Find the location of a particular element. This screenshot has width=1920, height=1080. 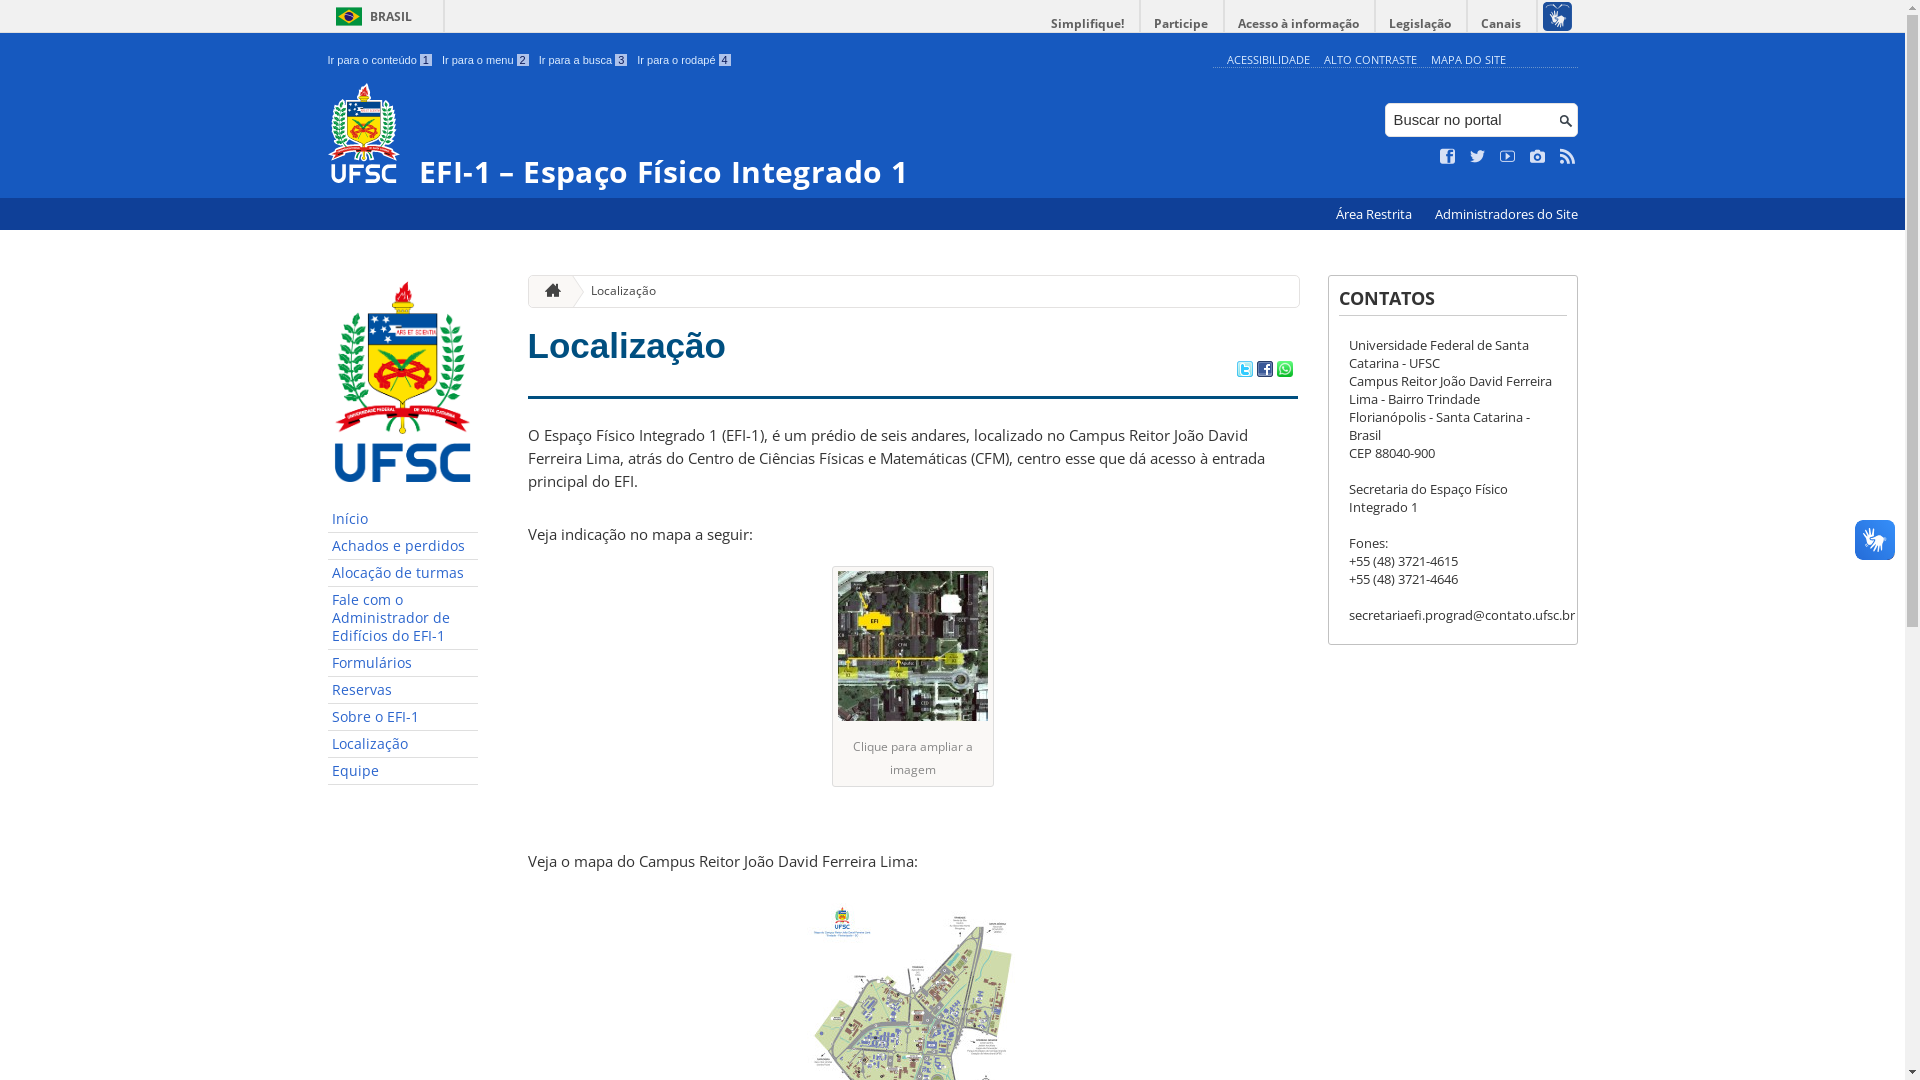

'Participe' is located at coordinates (1140, 23).